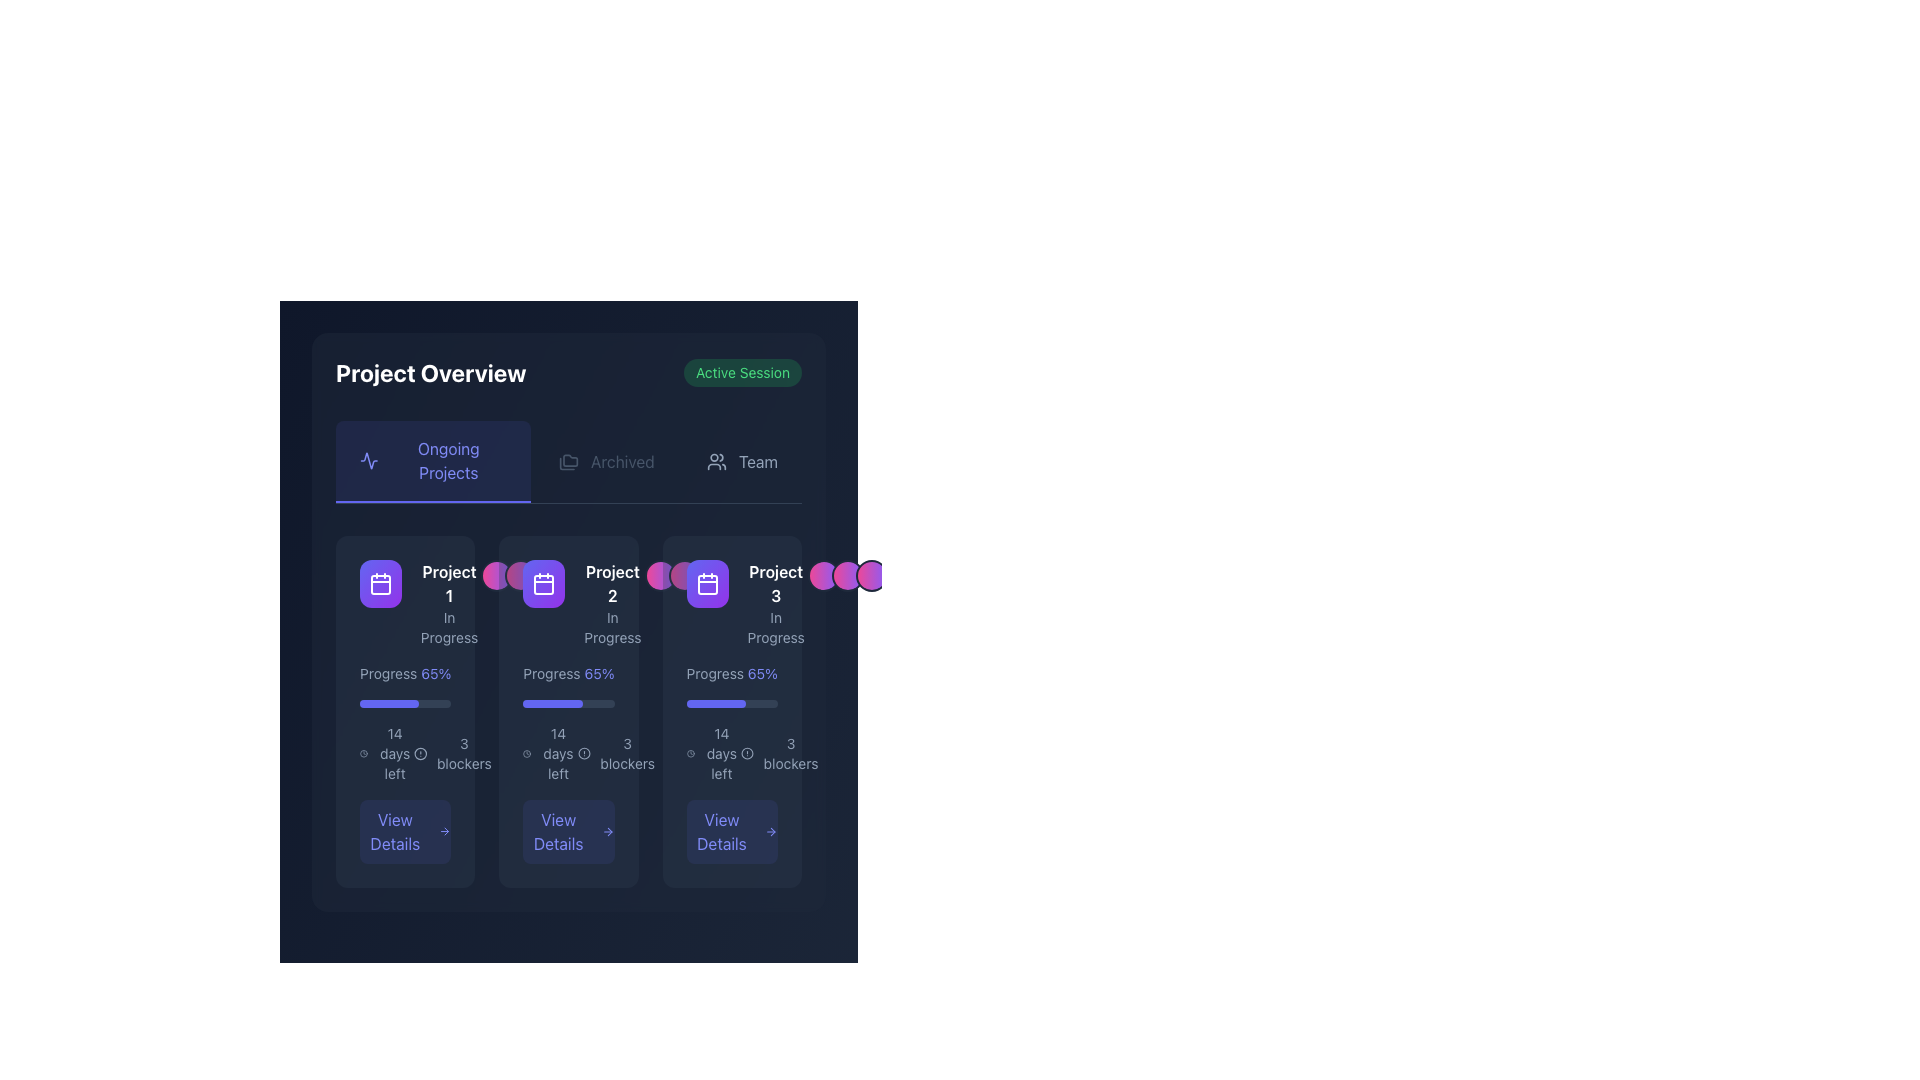  What do you see at coordinates (567, 703) in the screenshot?
I see `the progress bar with a dark slate gray background and rounded edges, which represents progress and is located within the 'Project 2' card, below the 'Progress 65%' text` at bounding box center [567, 703].